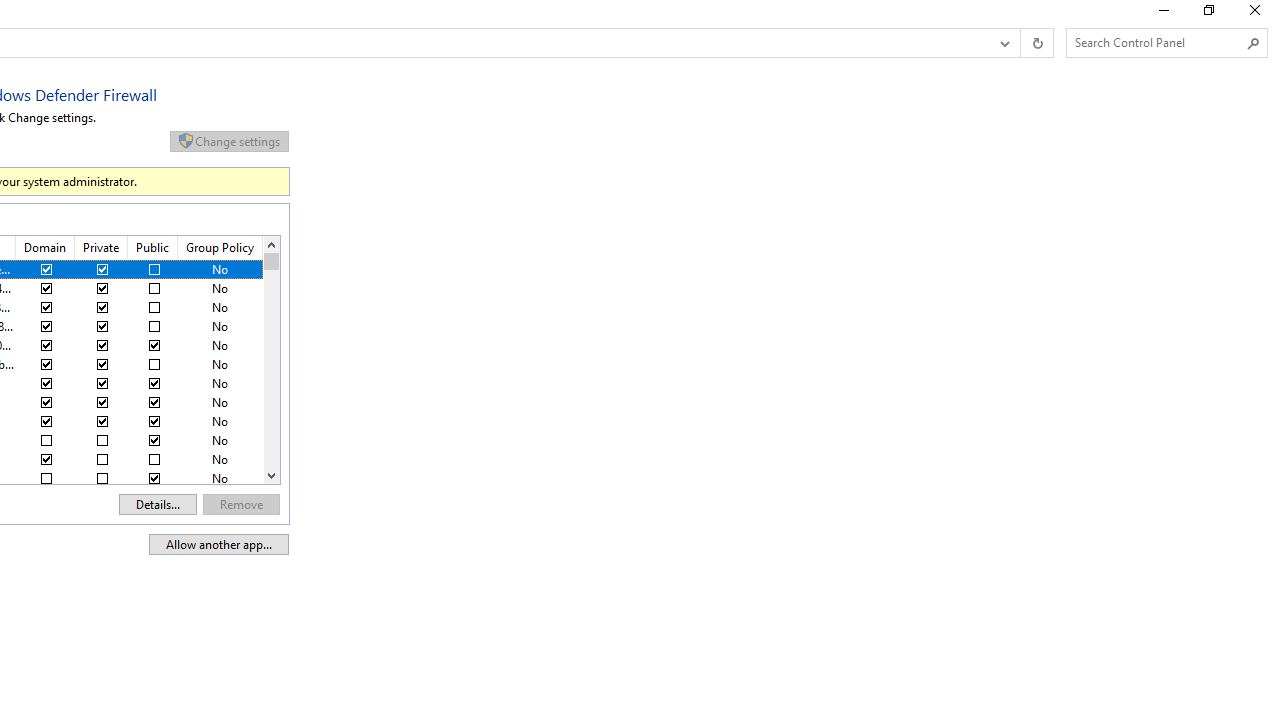 The height and width of the screenshot is (720, 1280). Describe the element at coordinates (1036, 43) in the screenshot. I see `'Refresh "Allowed apps" (F5)'` at that location.